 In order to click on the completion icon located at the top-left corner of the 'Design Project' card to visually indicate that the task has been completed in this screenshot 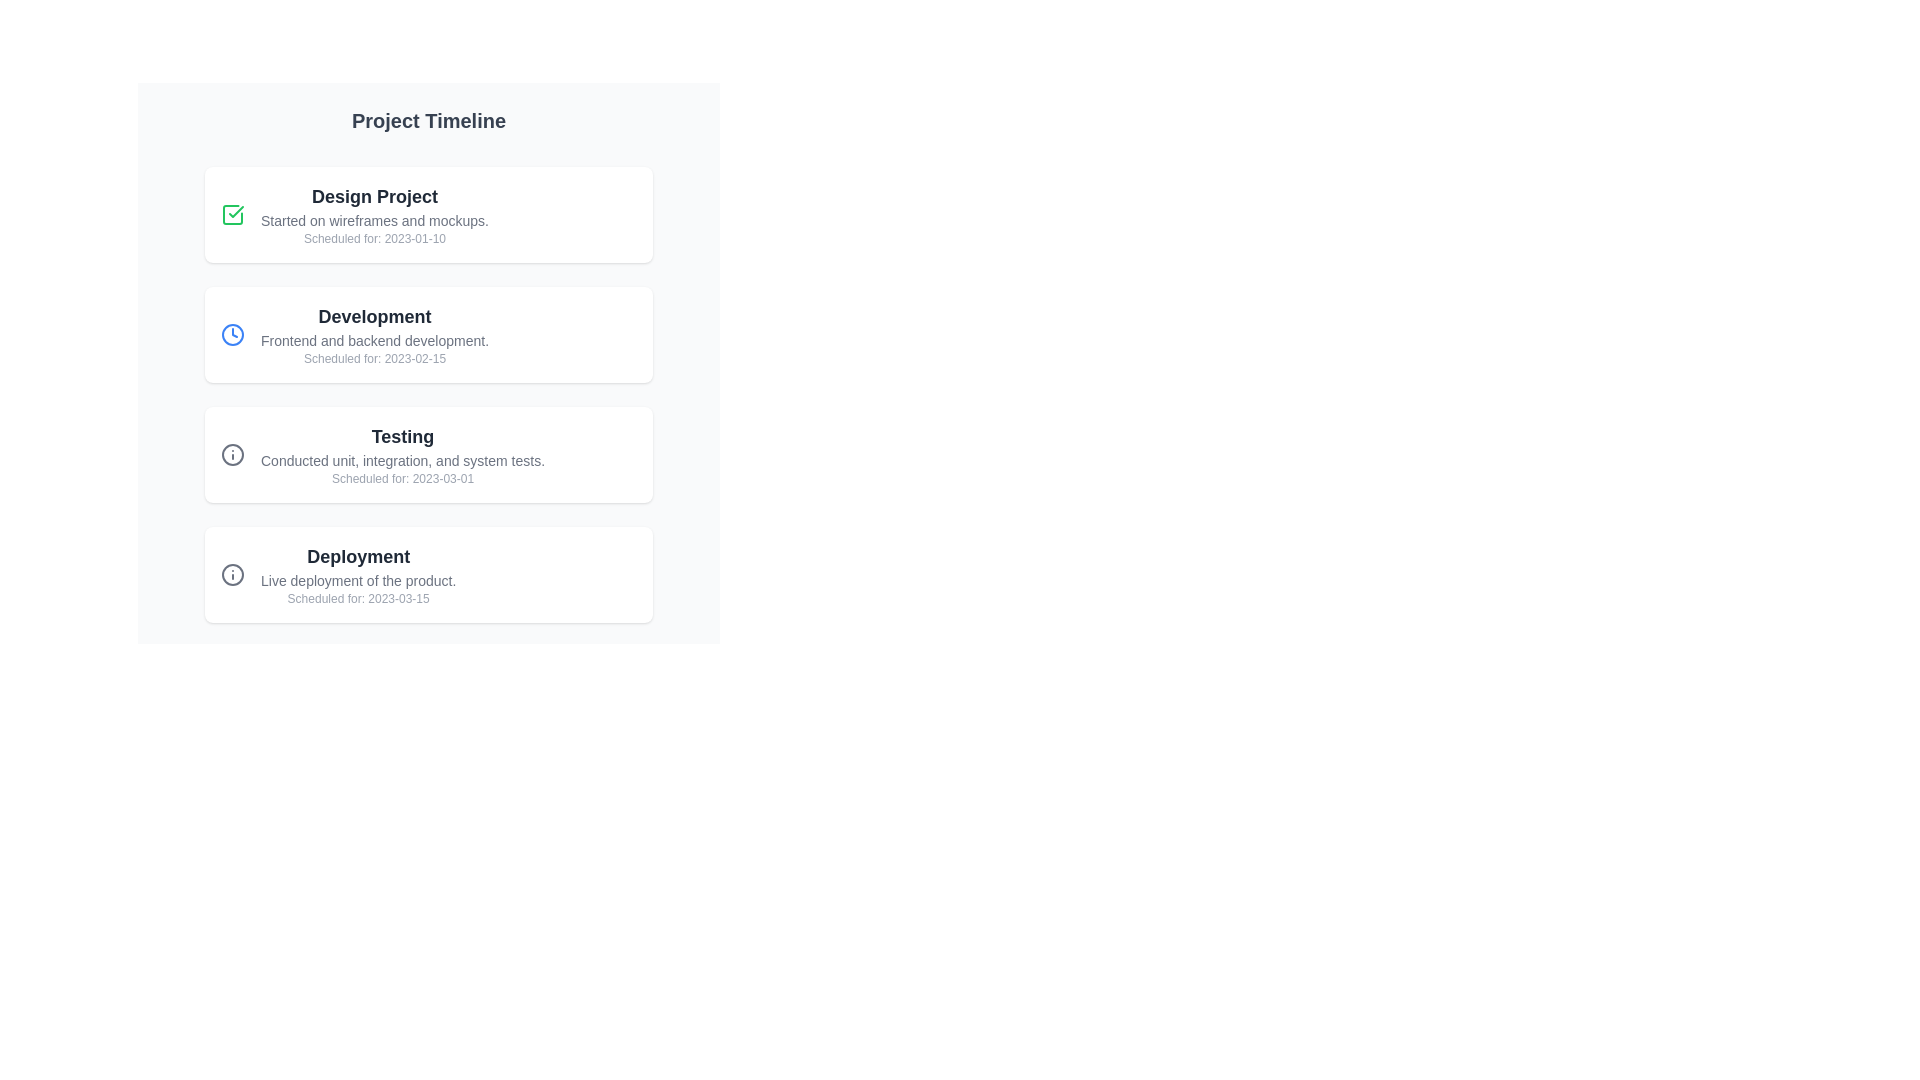, I will do `click(233, 215)`.